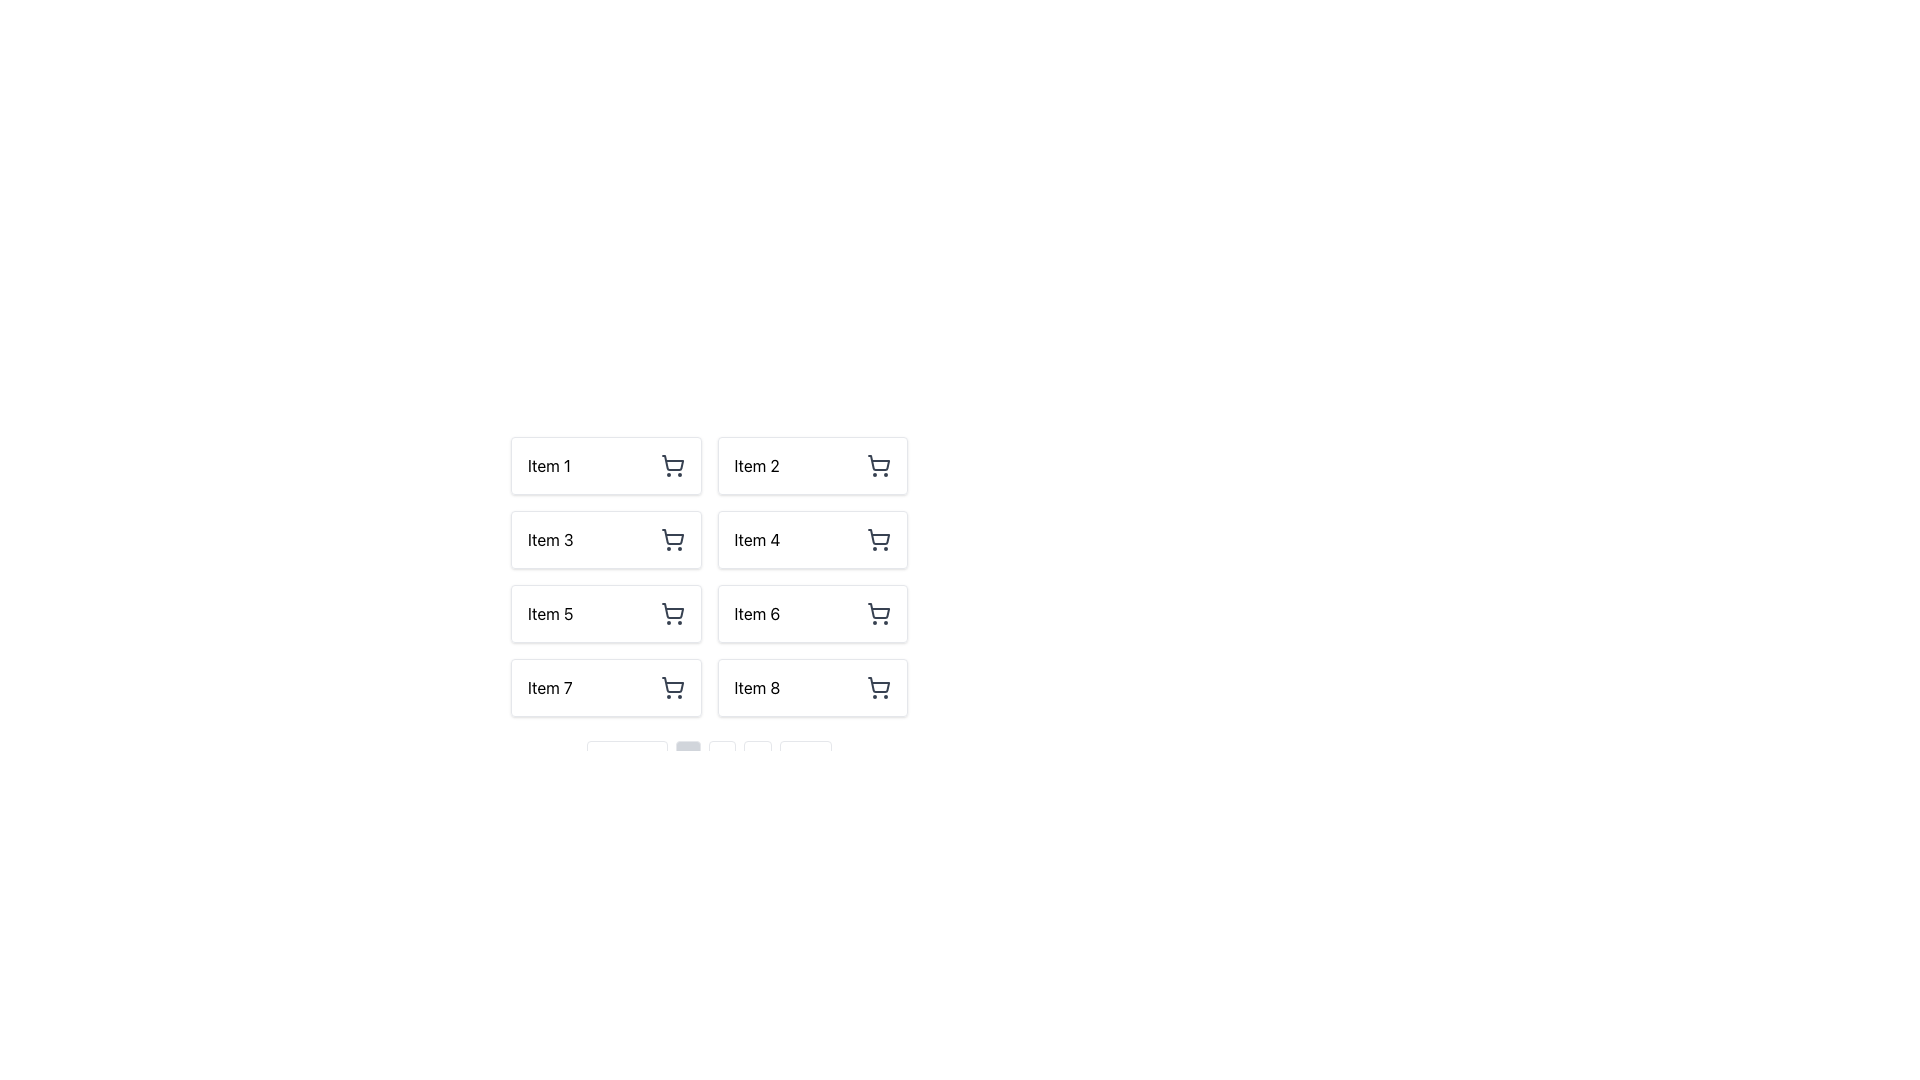  What do you see at coordinates (878, 612) in the screenshot?
I see `the shopping cart icon located at the right end of the 'Item 6' card` at bounding box center [878, 612].